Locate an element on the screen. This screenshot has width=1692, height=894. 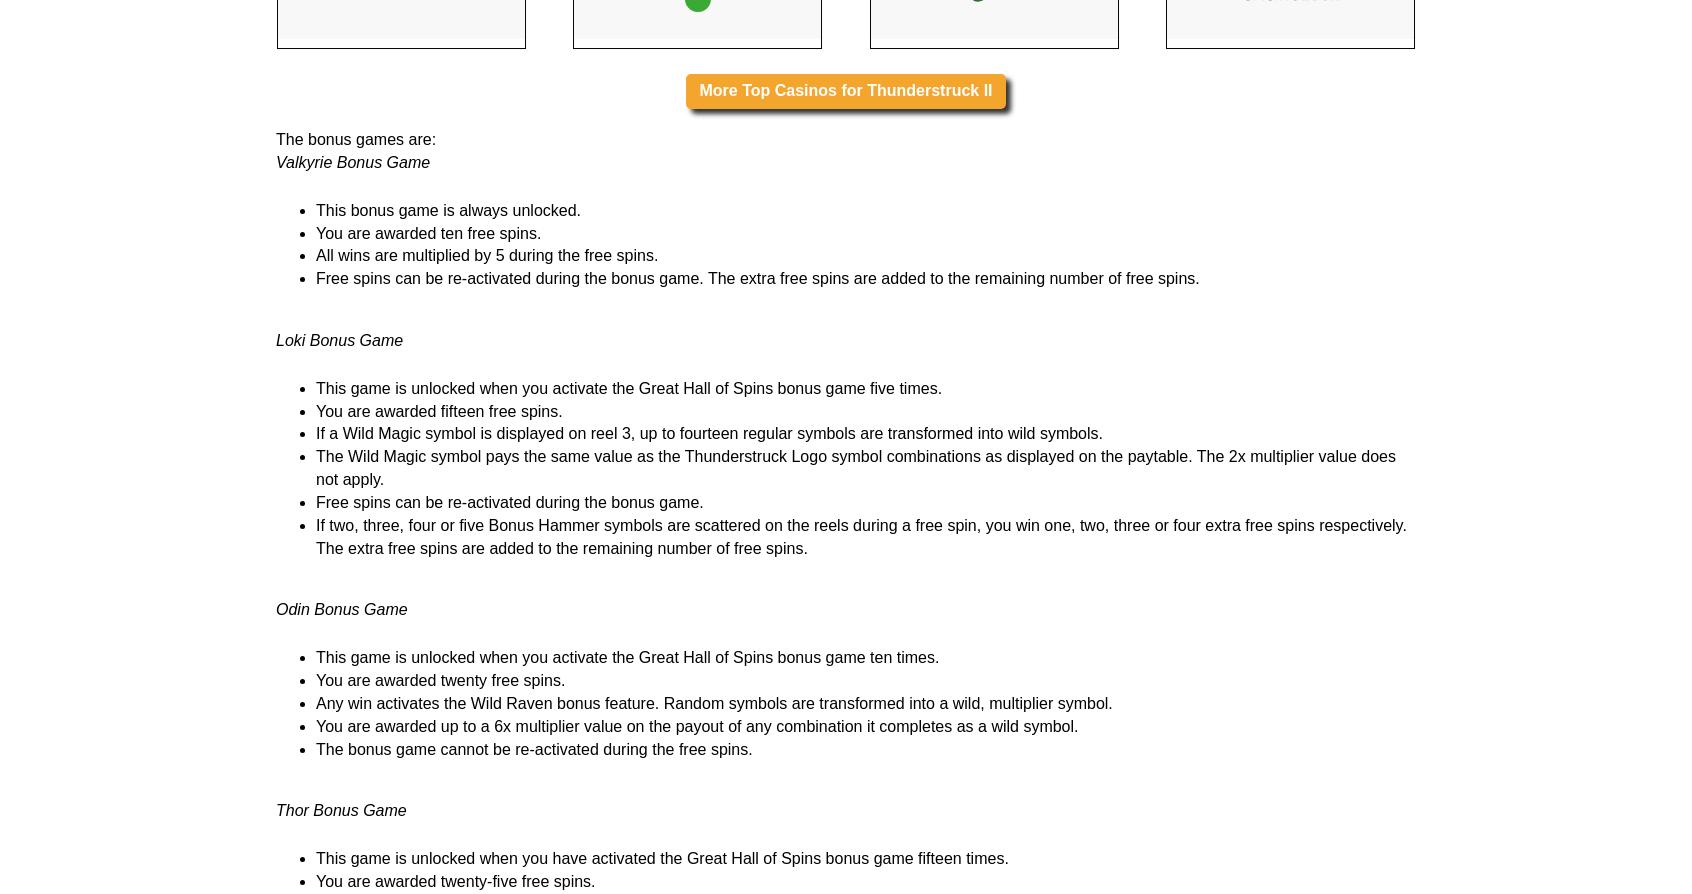
'More Top Casinos for Thunderstruck II' is located at coordinates (845, 340).